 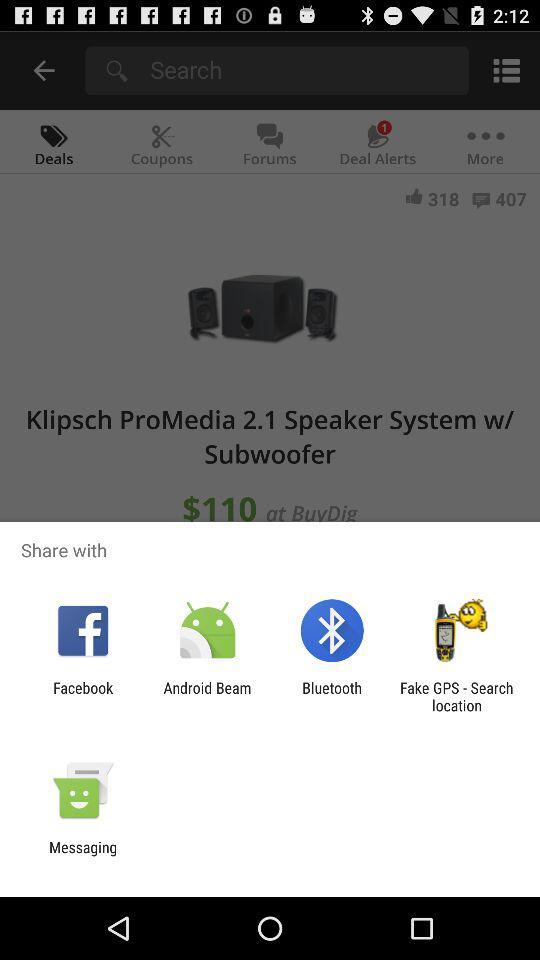 What do you see at coordinates (332, 696) in the screenshot?
I see `the item to the right of android beam app` at bounding box center [332, 696].